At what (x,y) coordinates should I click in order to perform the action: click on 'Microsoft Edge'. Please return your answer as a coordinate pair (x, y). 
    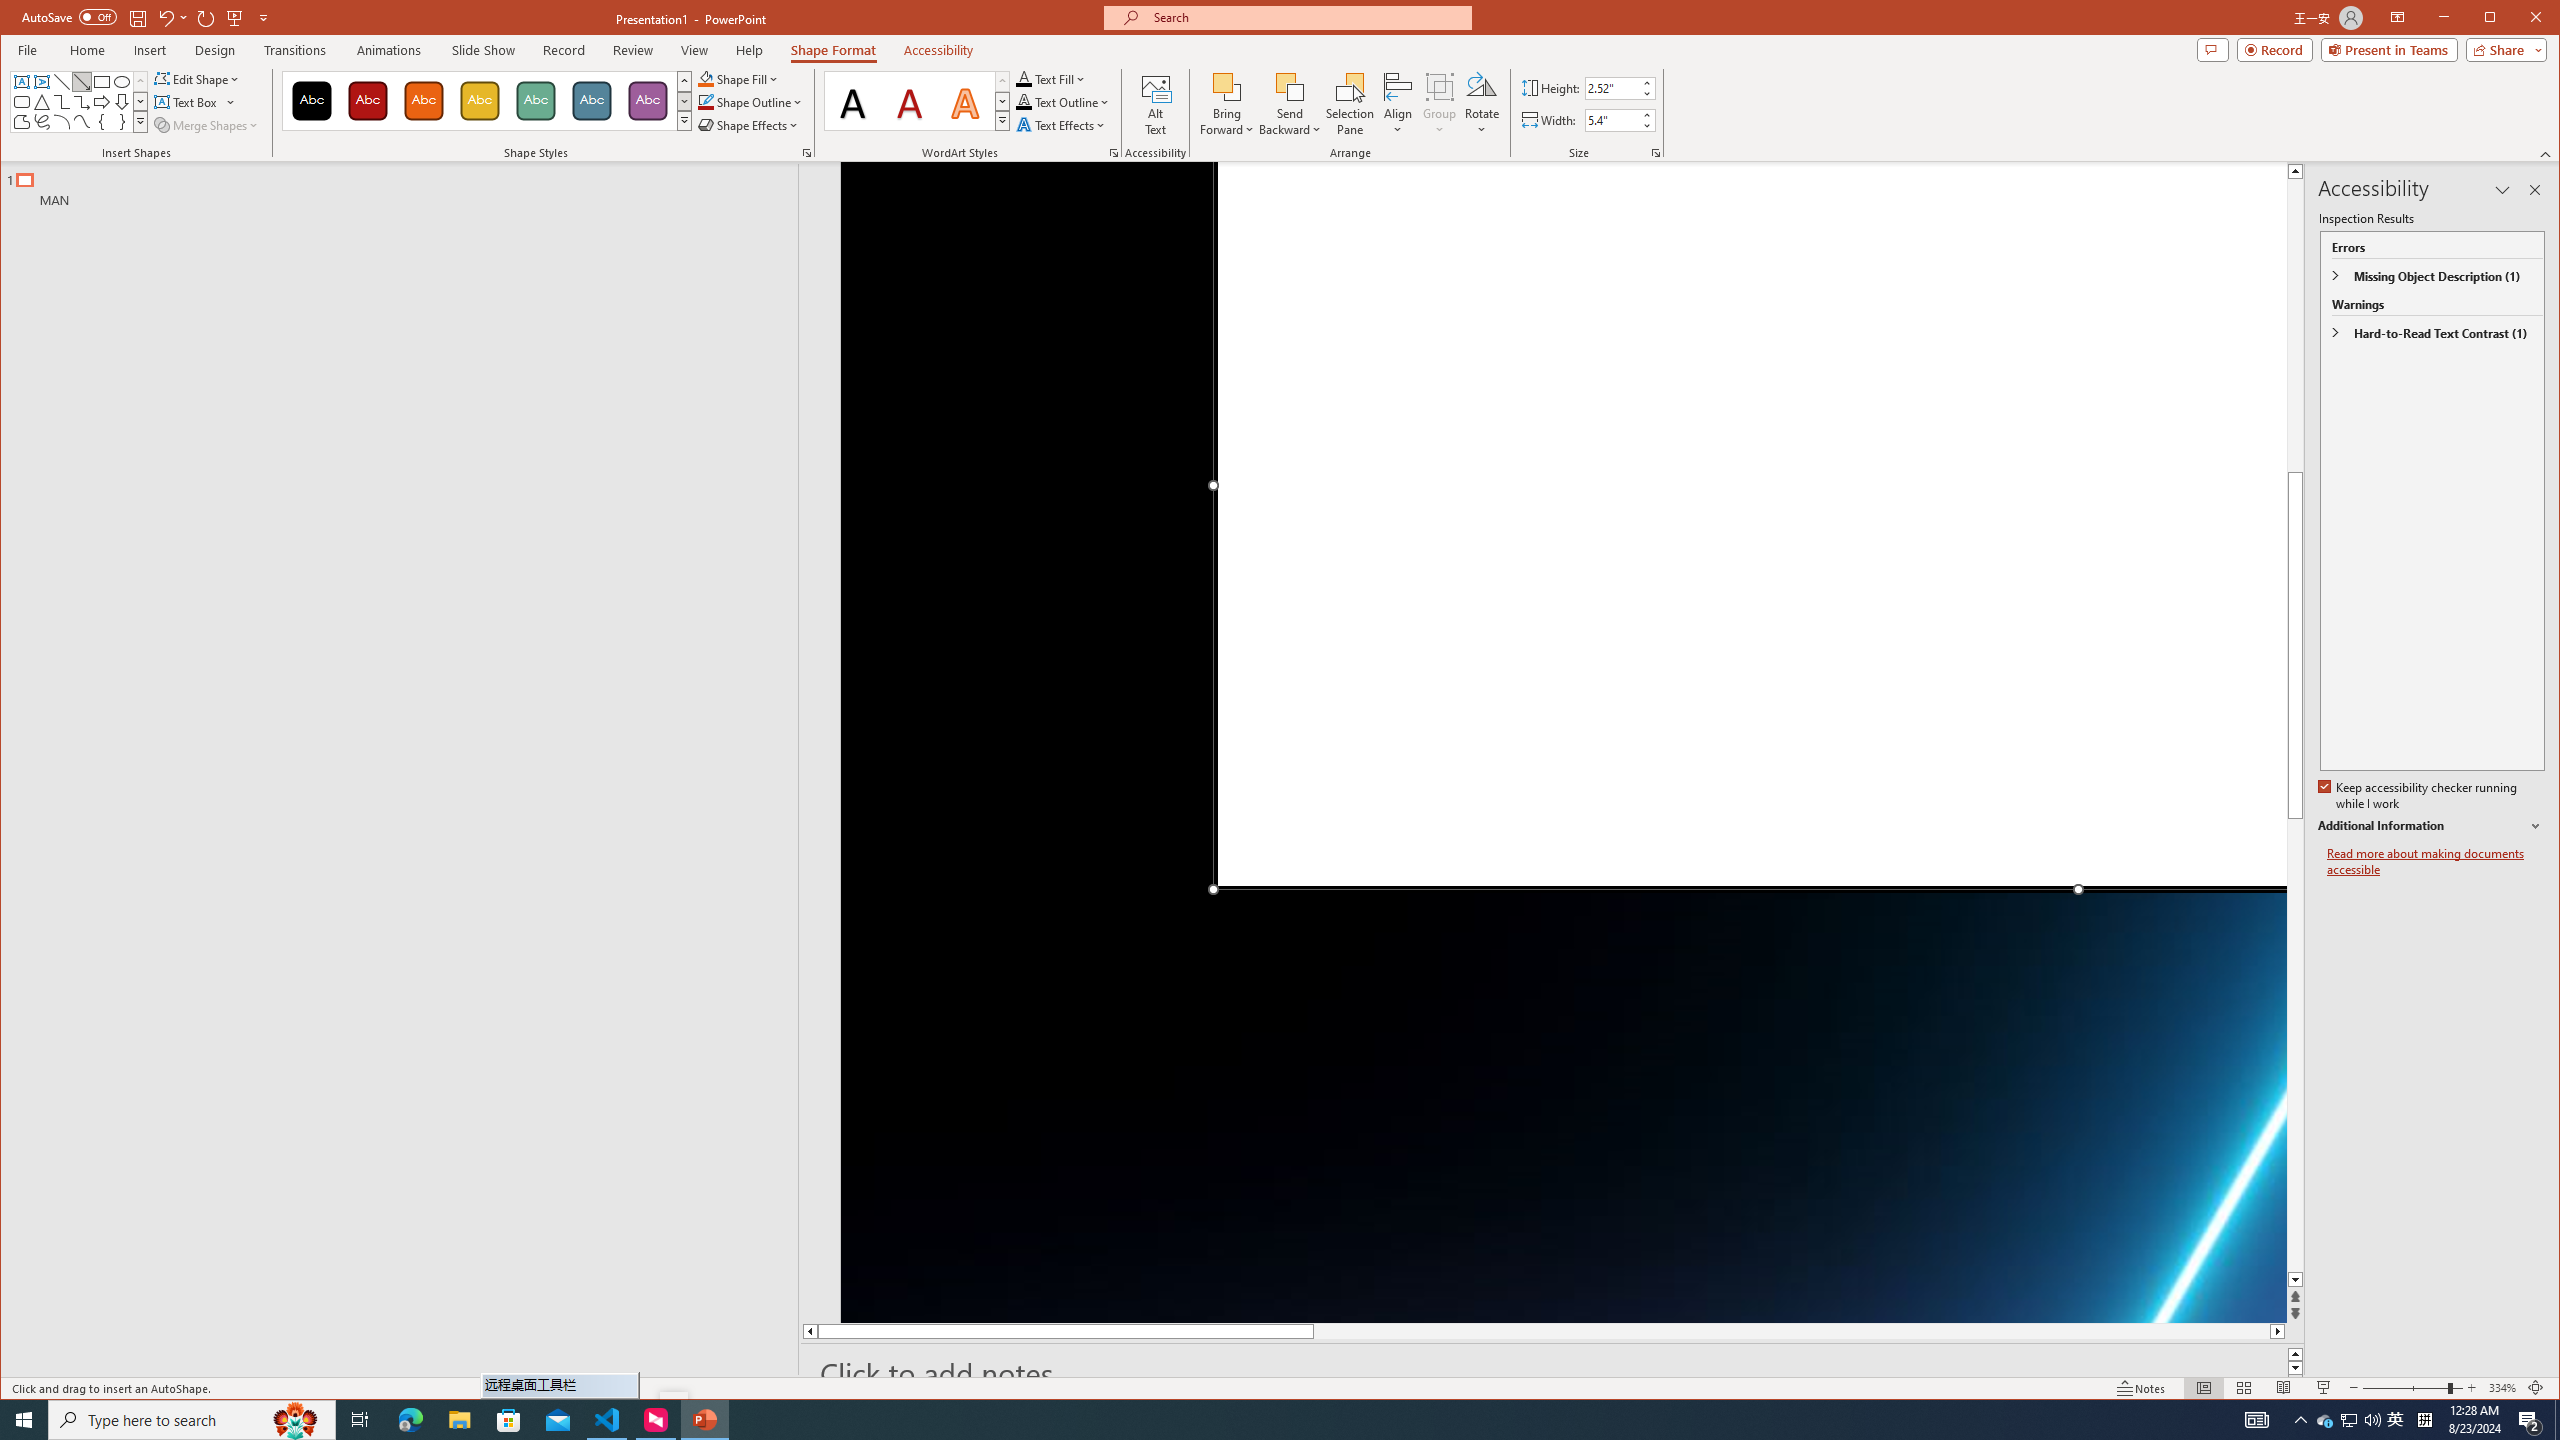
    Looking at the image, I should click on (409, 1418).